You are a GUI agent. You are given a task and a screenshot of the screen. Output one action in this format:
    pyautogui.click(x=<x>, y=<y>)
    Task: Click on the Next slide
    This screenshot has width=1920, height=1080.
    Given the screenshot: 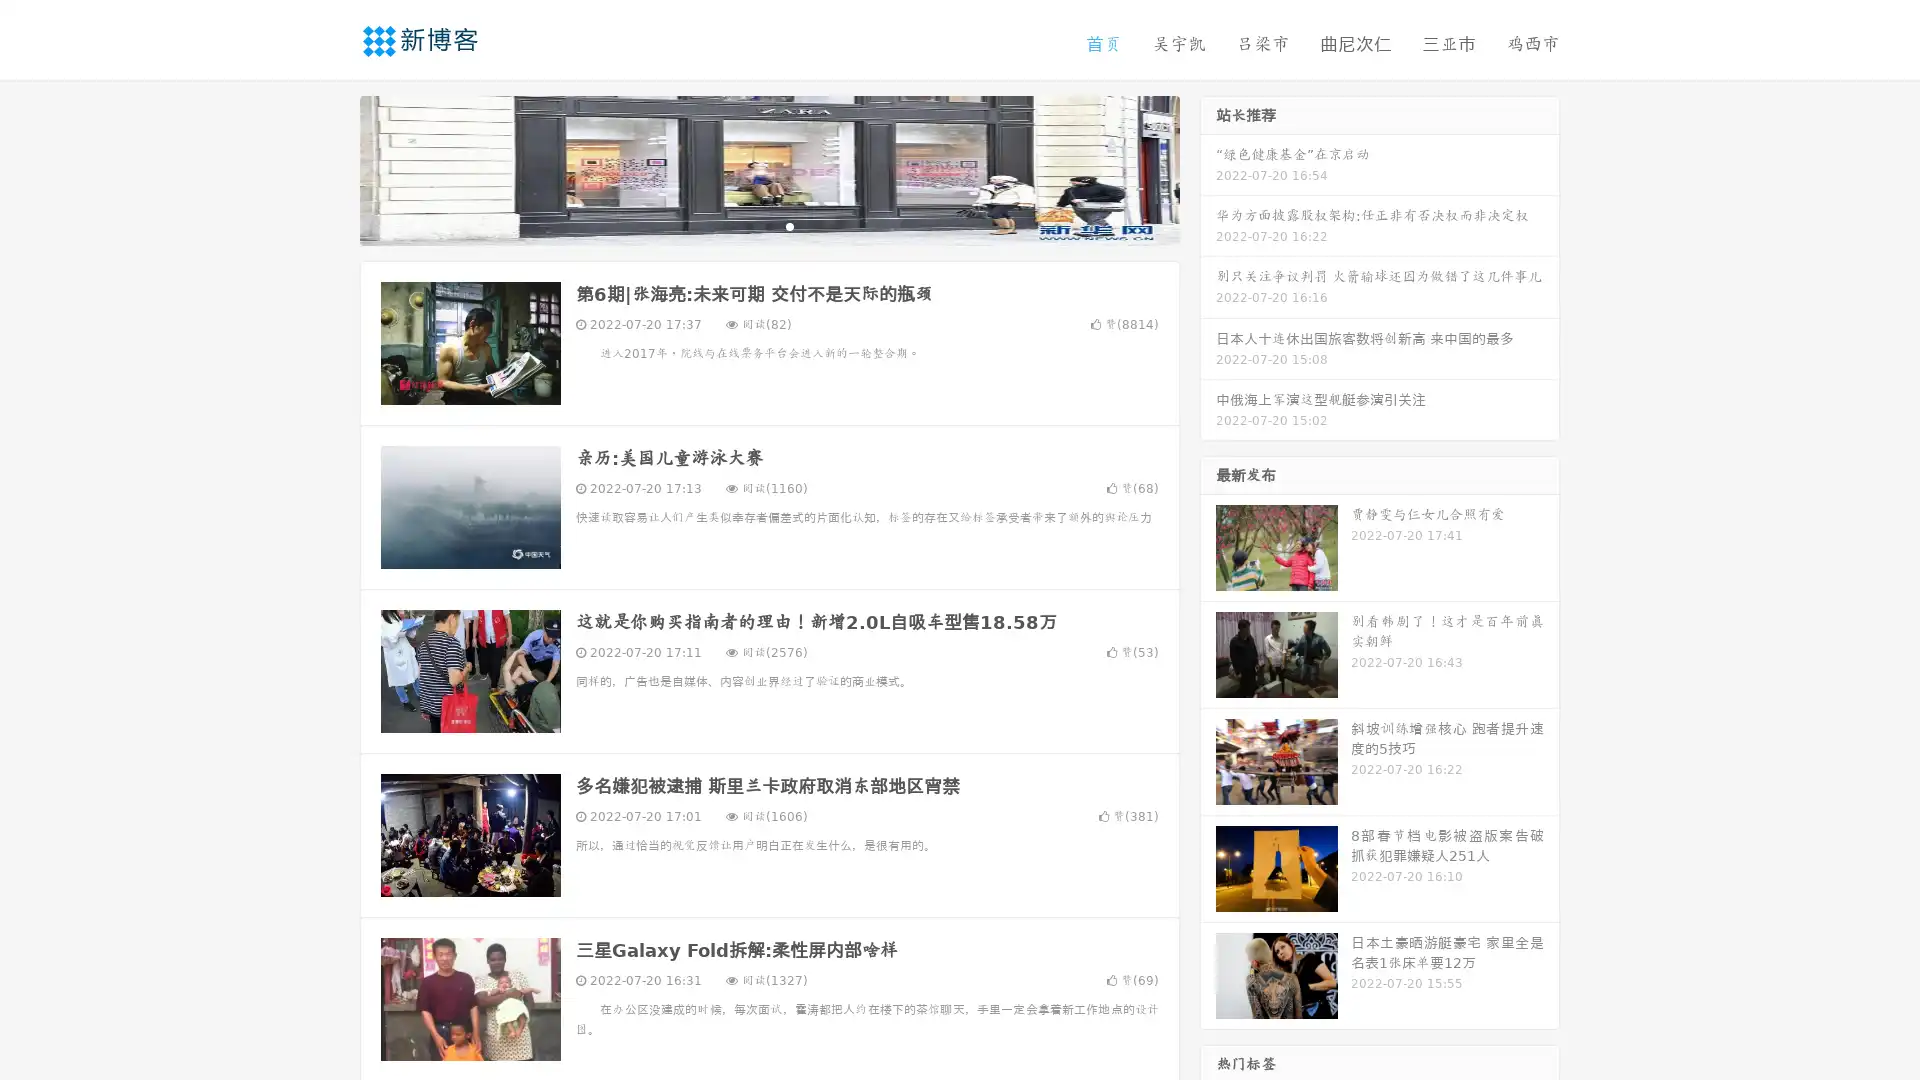 What is the action you would take?
    pyautogui.click(x=1208, y=168)
    